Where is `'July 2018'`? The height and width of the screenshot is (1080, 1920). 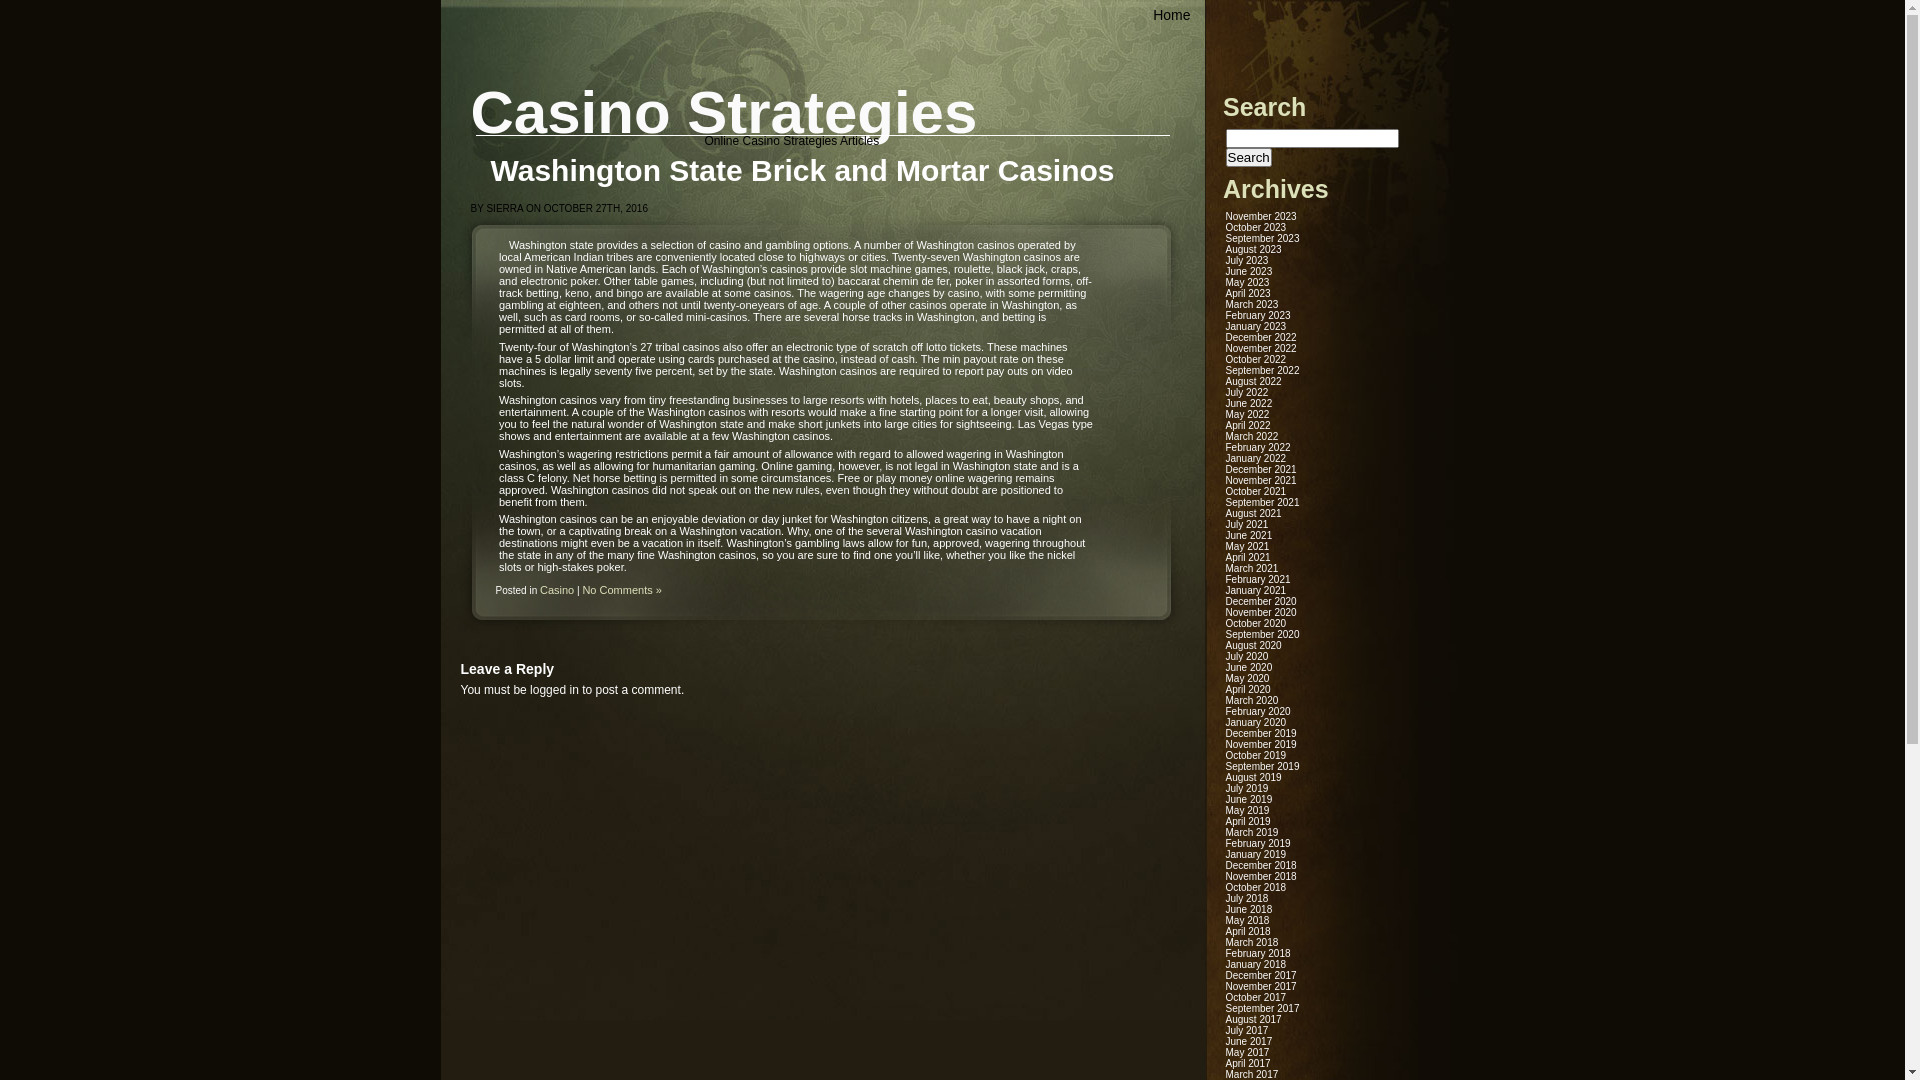 'July 2018' is located at coordinates (1246, 897).